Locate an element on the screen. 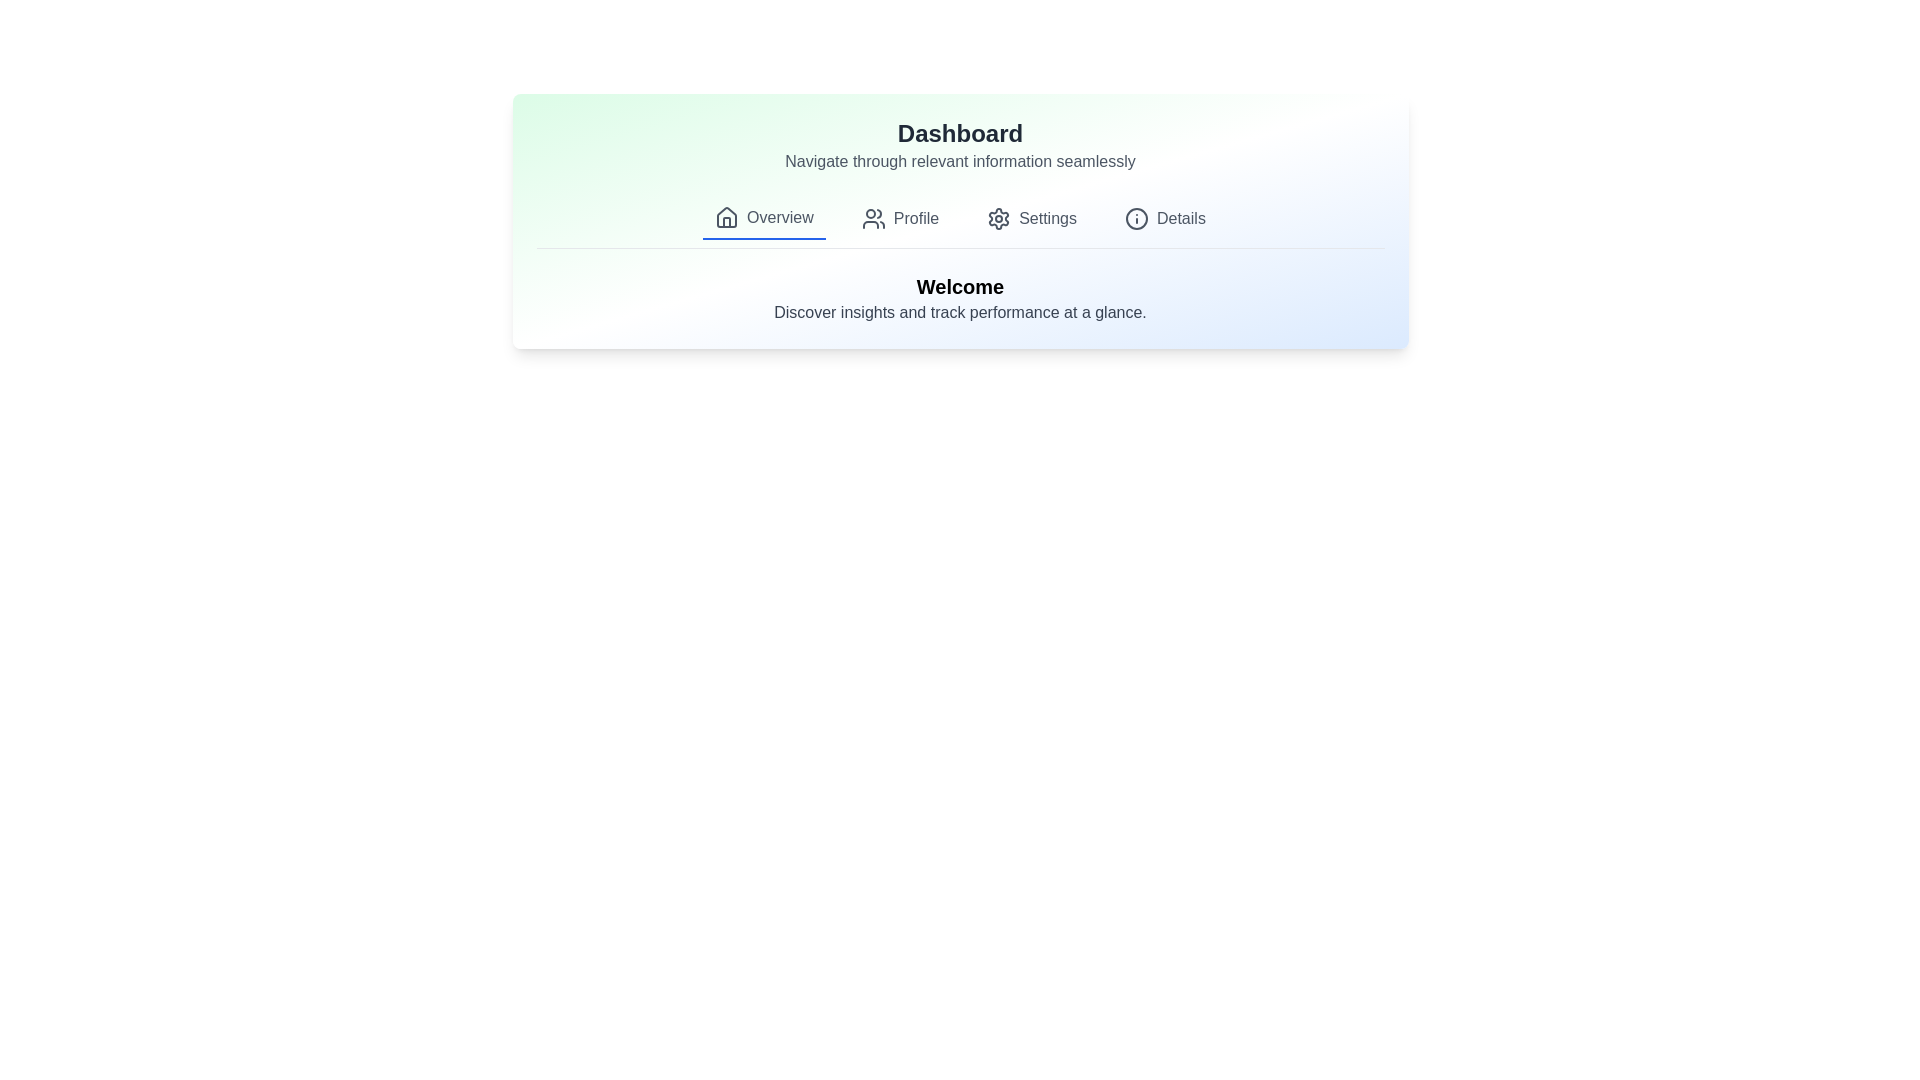 The height and width of the screenshot is (1080, 1920). the textual label that reads 'Navigate through relevant information seamlessly', which is styled in gray and positioned centrally under the 'Dashboard' header is located at coordinates (960, 161).